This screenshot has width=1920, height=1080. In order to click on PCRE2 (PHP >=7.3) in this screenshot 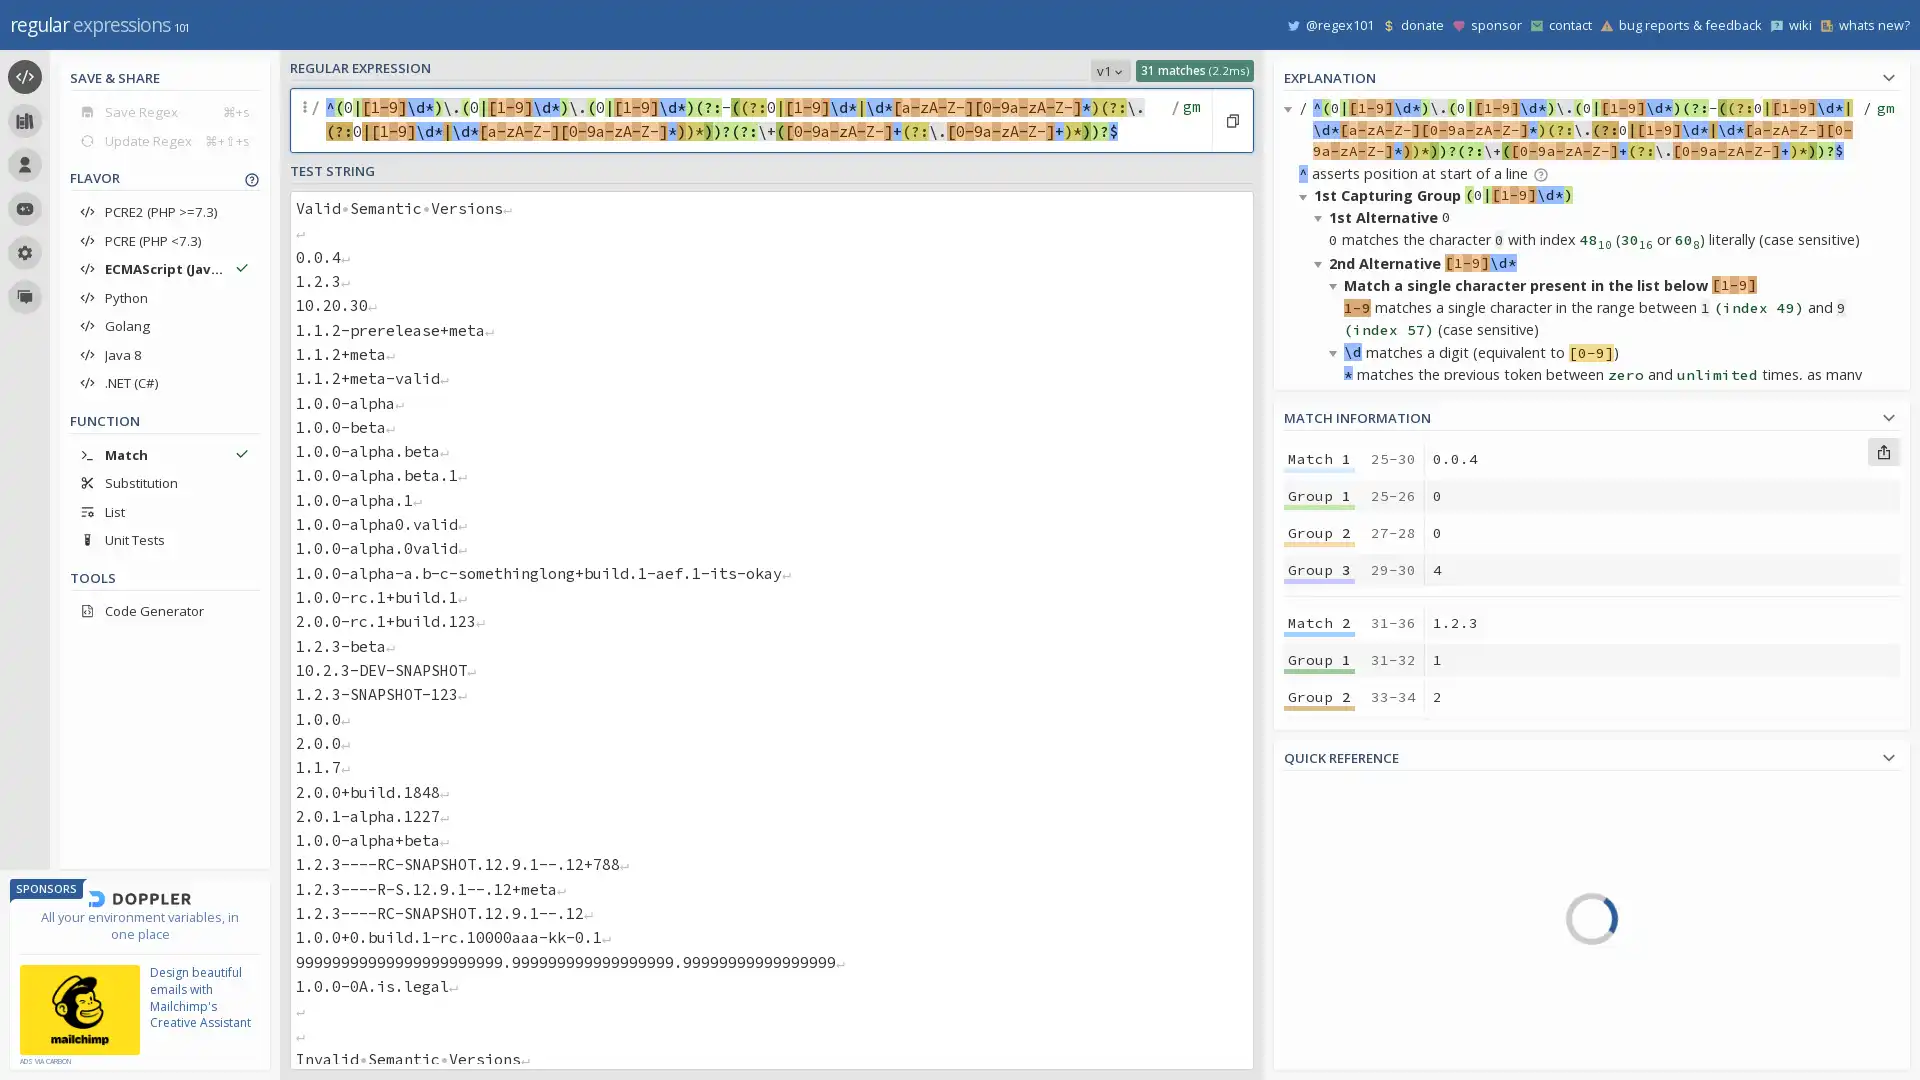, I will do `click(164, 212)`.